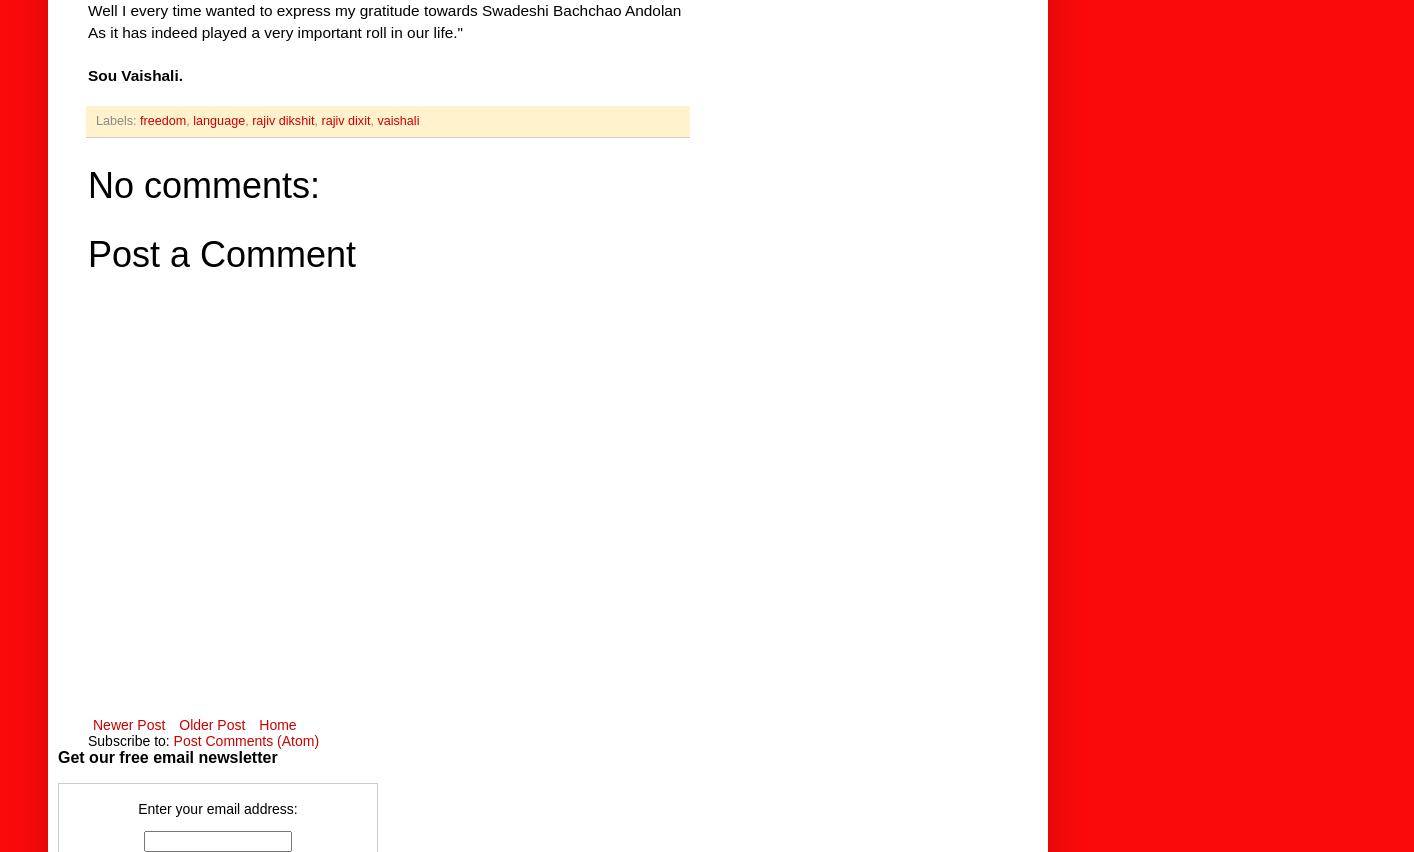  What do you see at coordinates (127, 723) in the screenshot?
I see `'Newer Post'` at bounding box center [127, 723].